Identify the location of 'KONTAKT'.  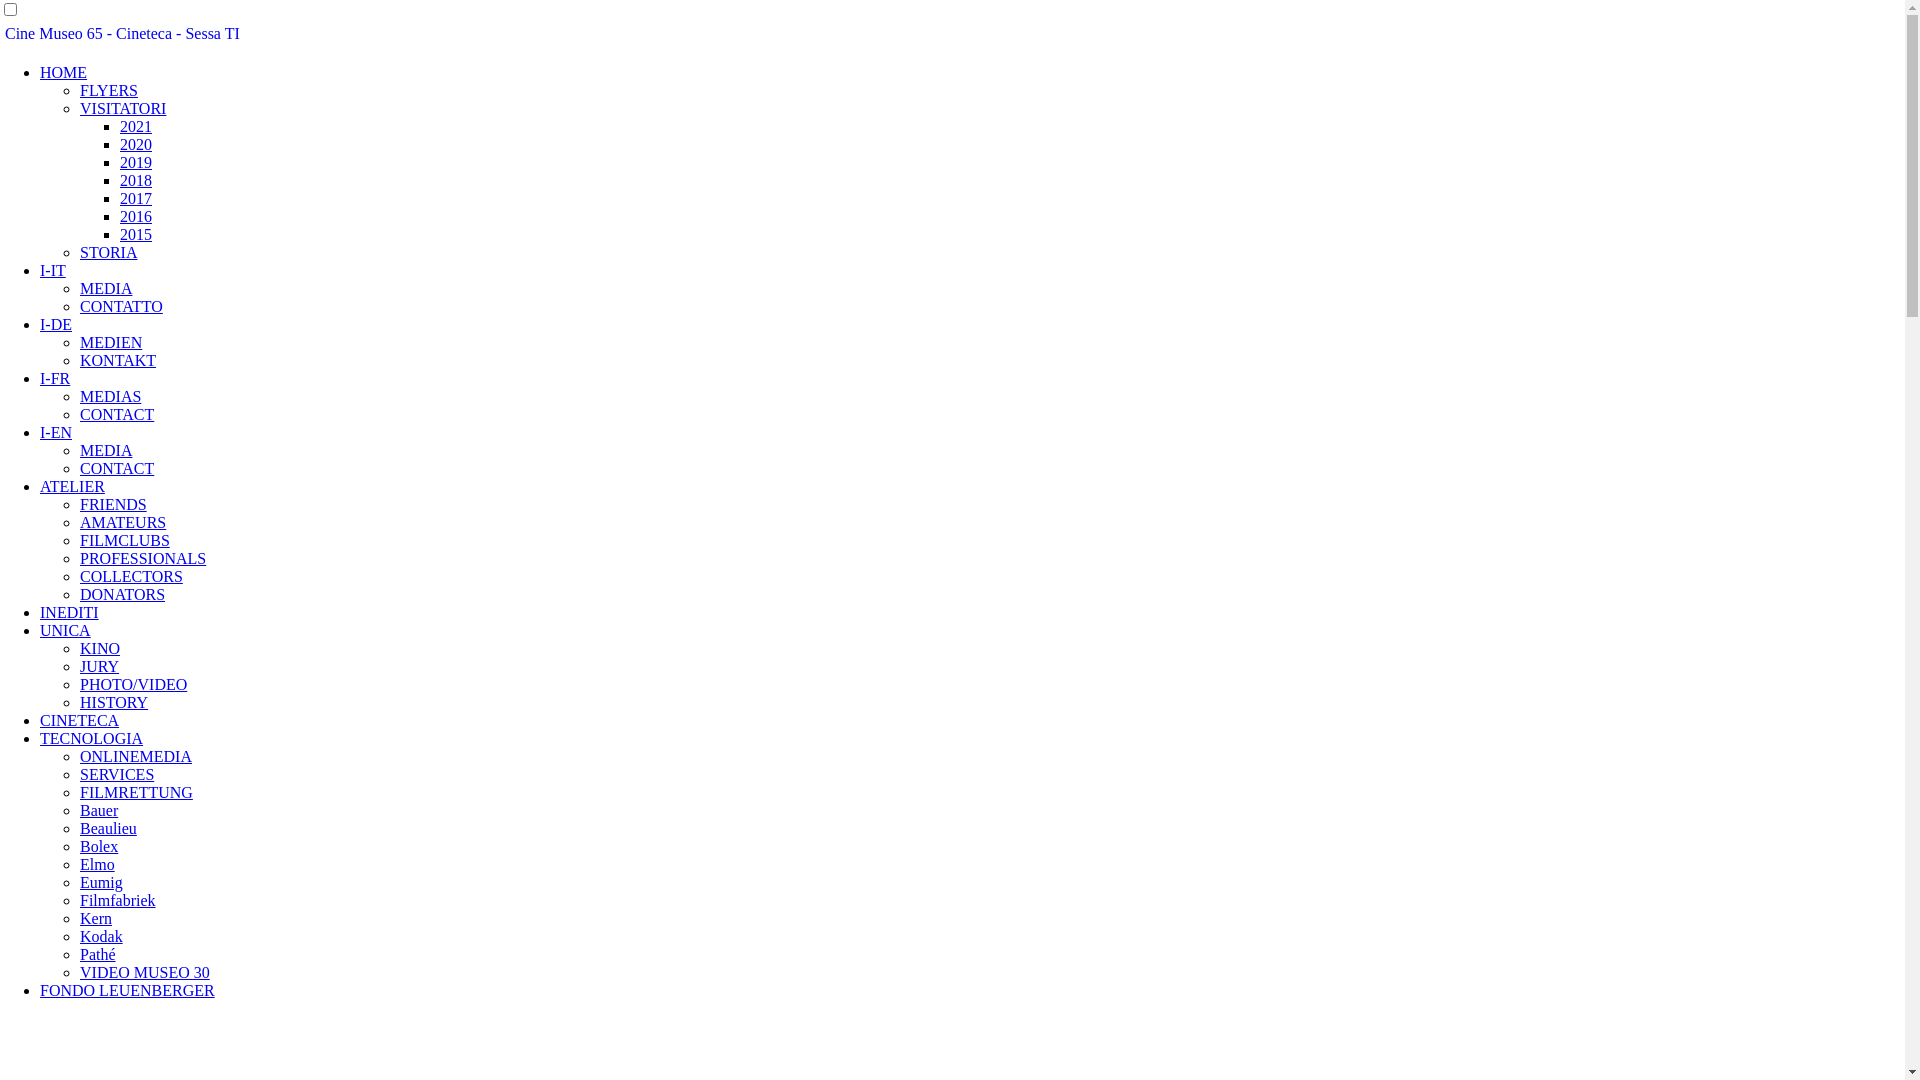
(117, 360).